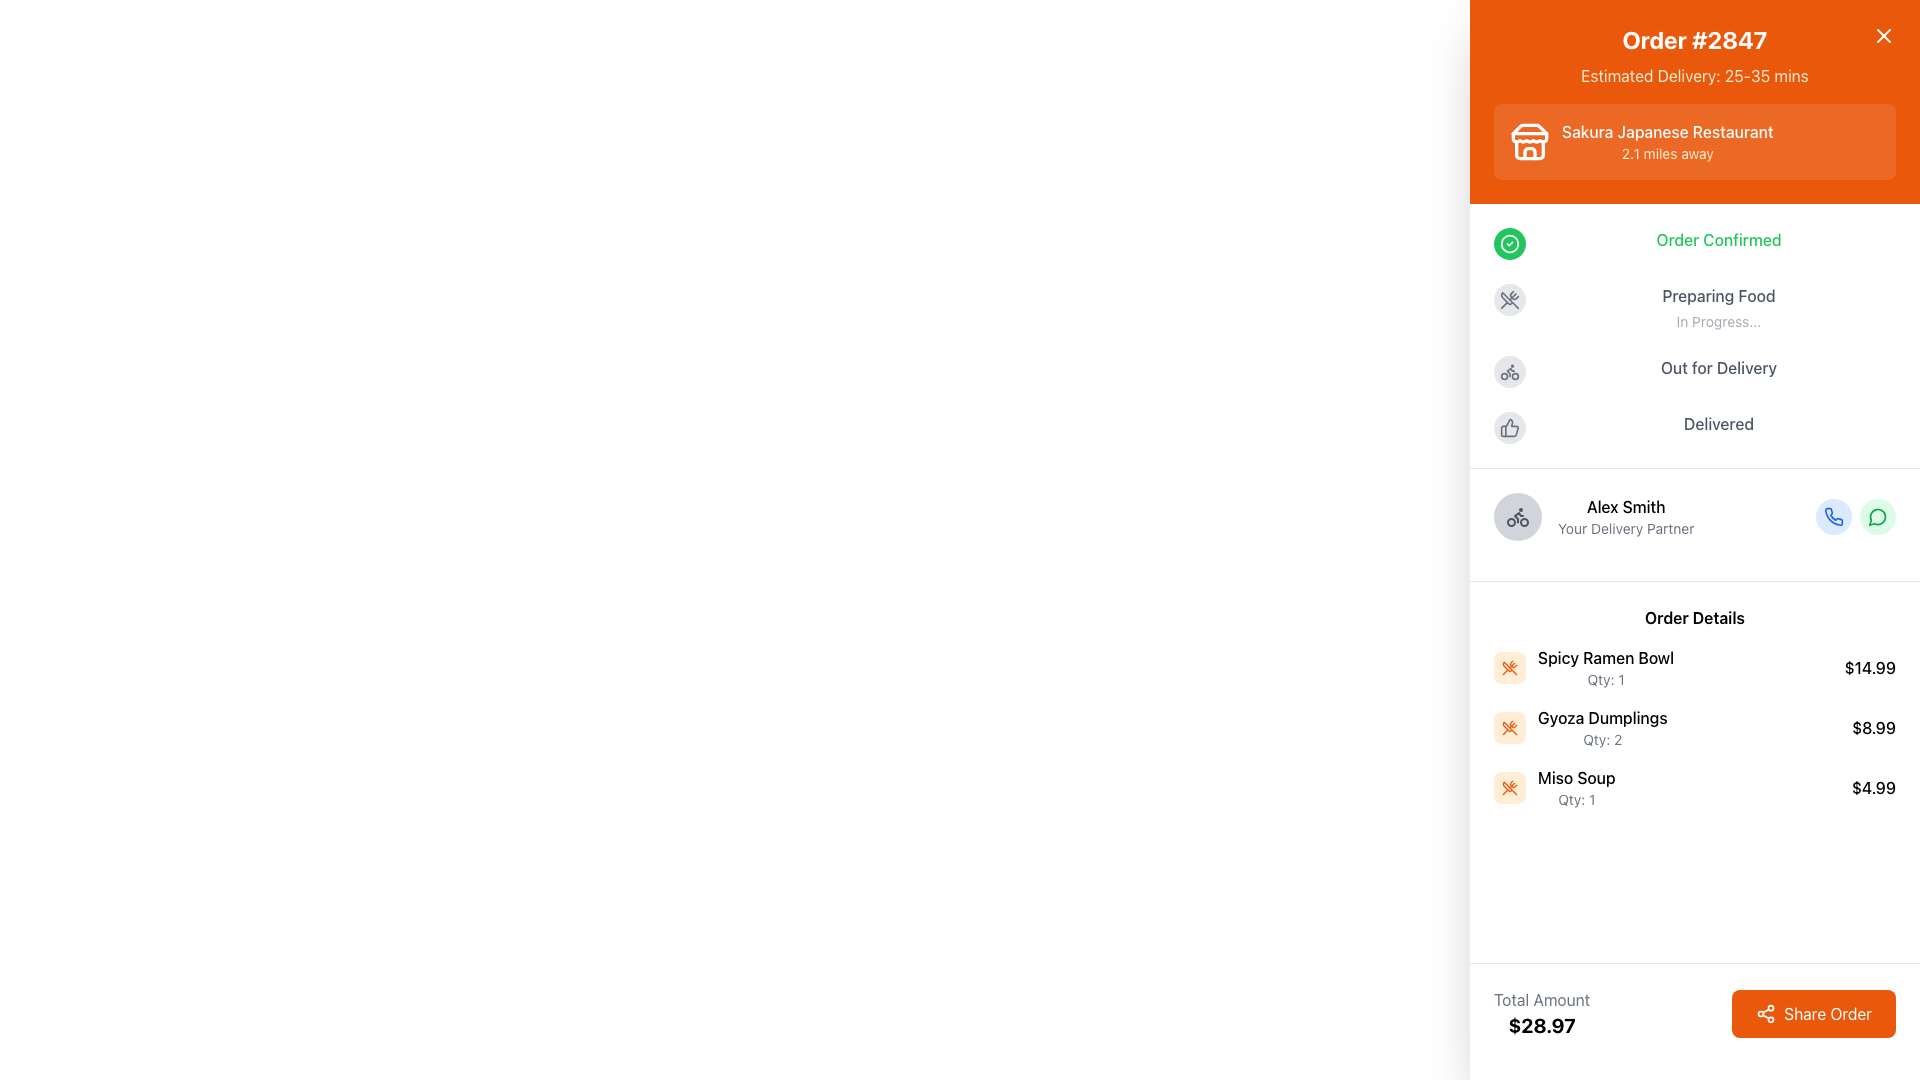 The width and height of the screenshot is (1920, 1080). Describe the element at coordinates (1833, 515) in the screenshot. I see `the Phone Call icon, which is a small telephone receiver icon with a blue outline located towards the bottom-right within the delivery partner's contact area, to initiate a phone call` at that location.